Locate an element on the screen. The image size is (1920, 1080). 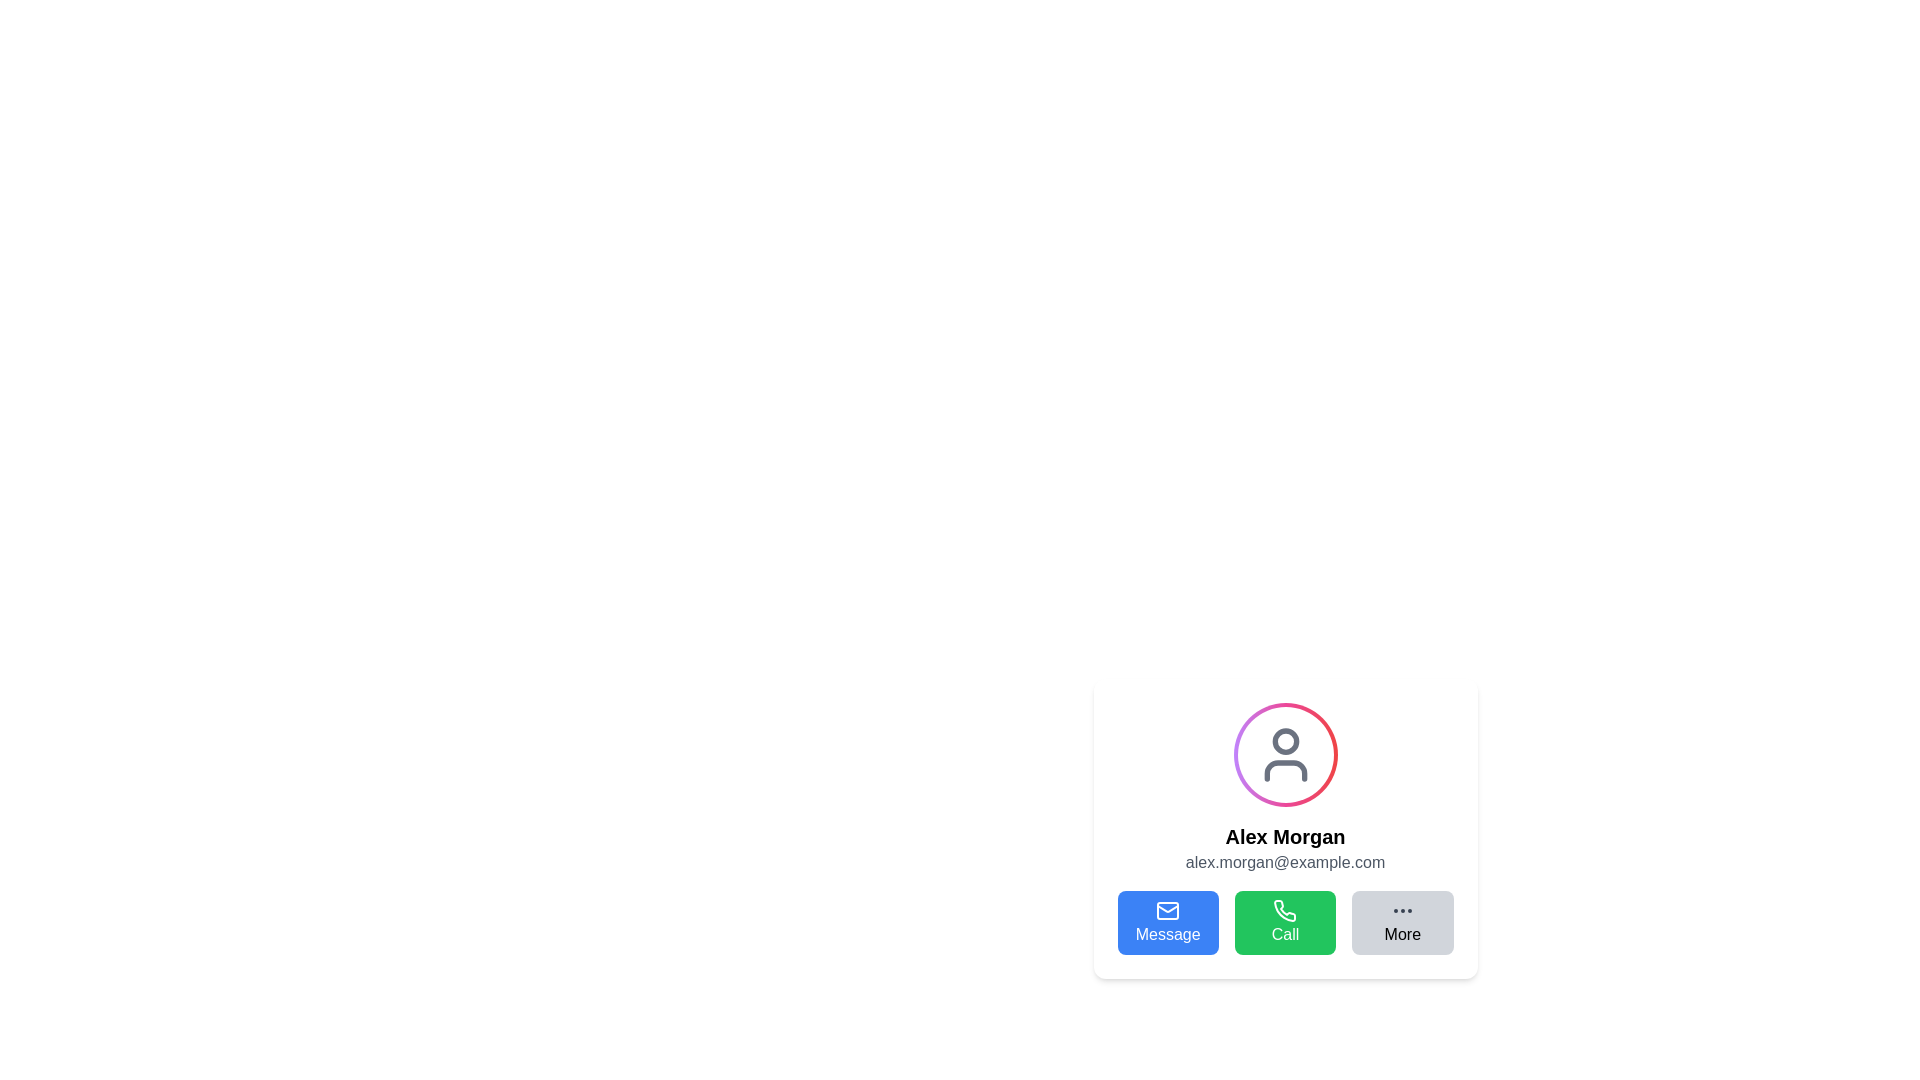
text label 'Message' on the blue button located in the bottom-left region of the contact information card is located at coordinates (1168, 934).